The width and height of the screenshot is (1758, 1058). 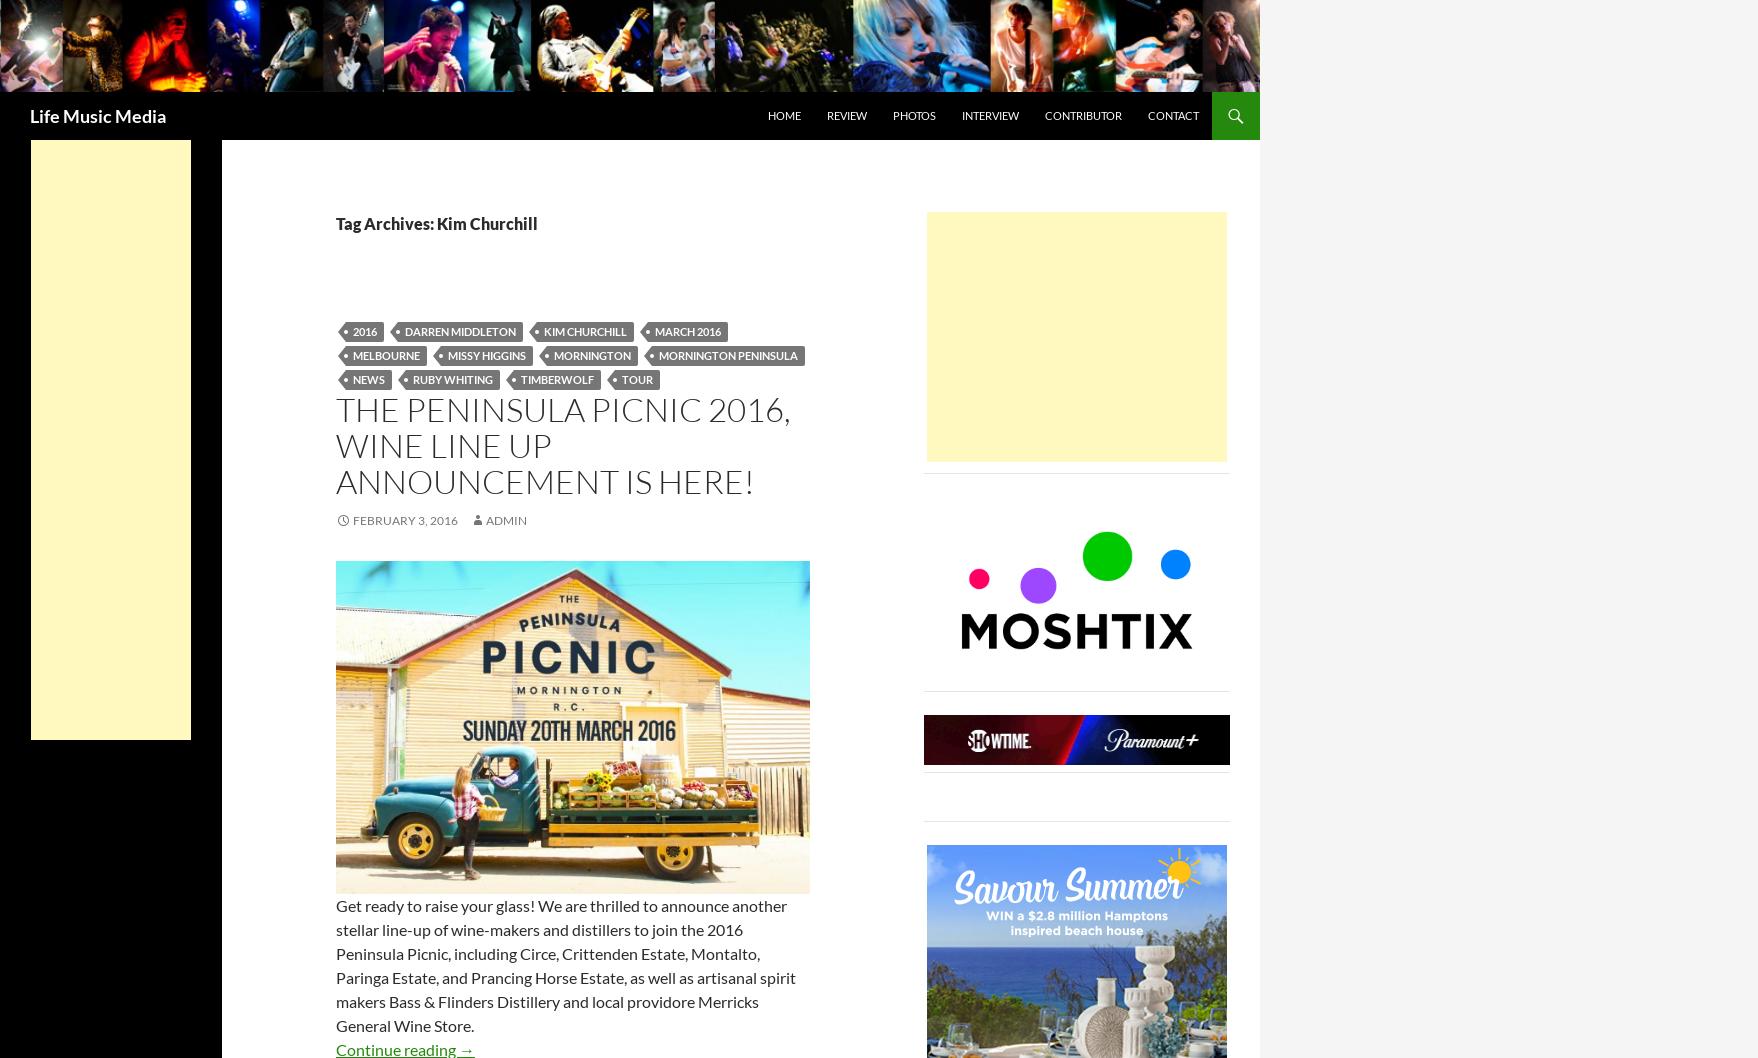 What do you see at coordinates (97, 114) in the screenshot?
I see `'Life Music Media'` at bounding box center [97, 114].